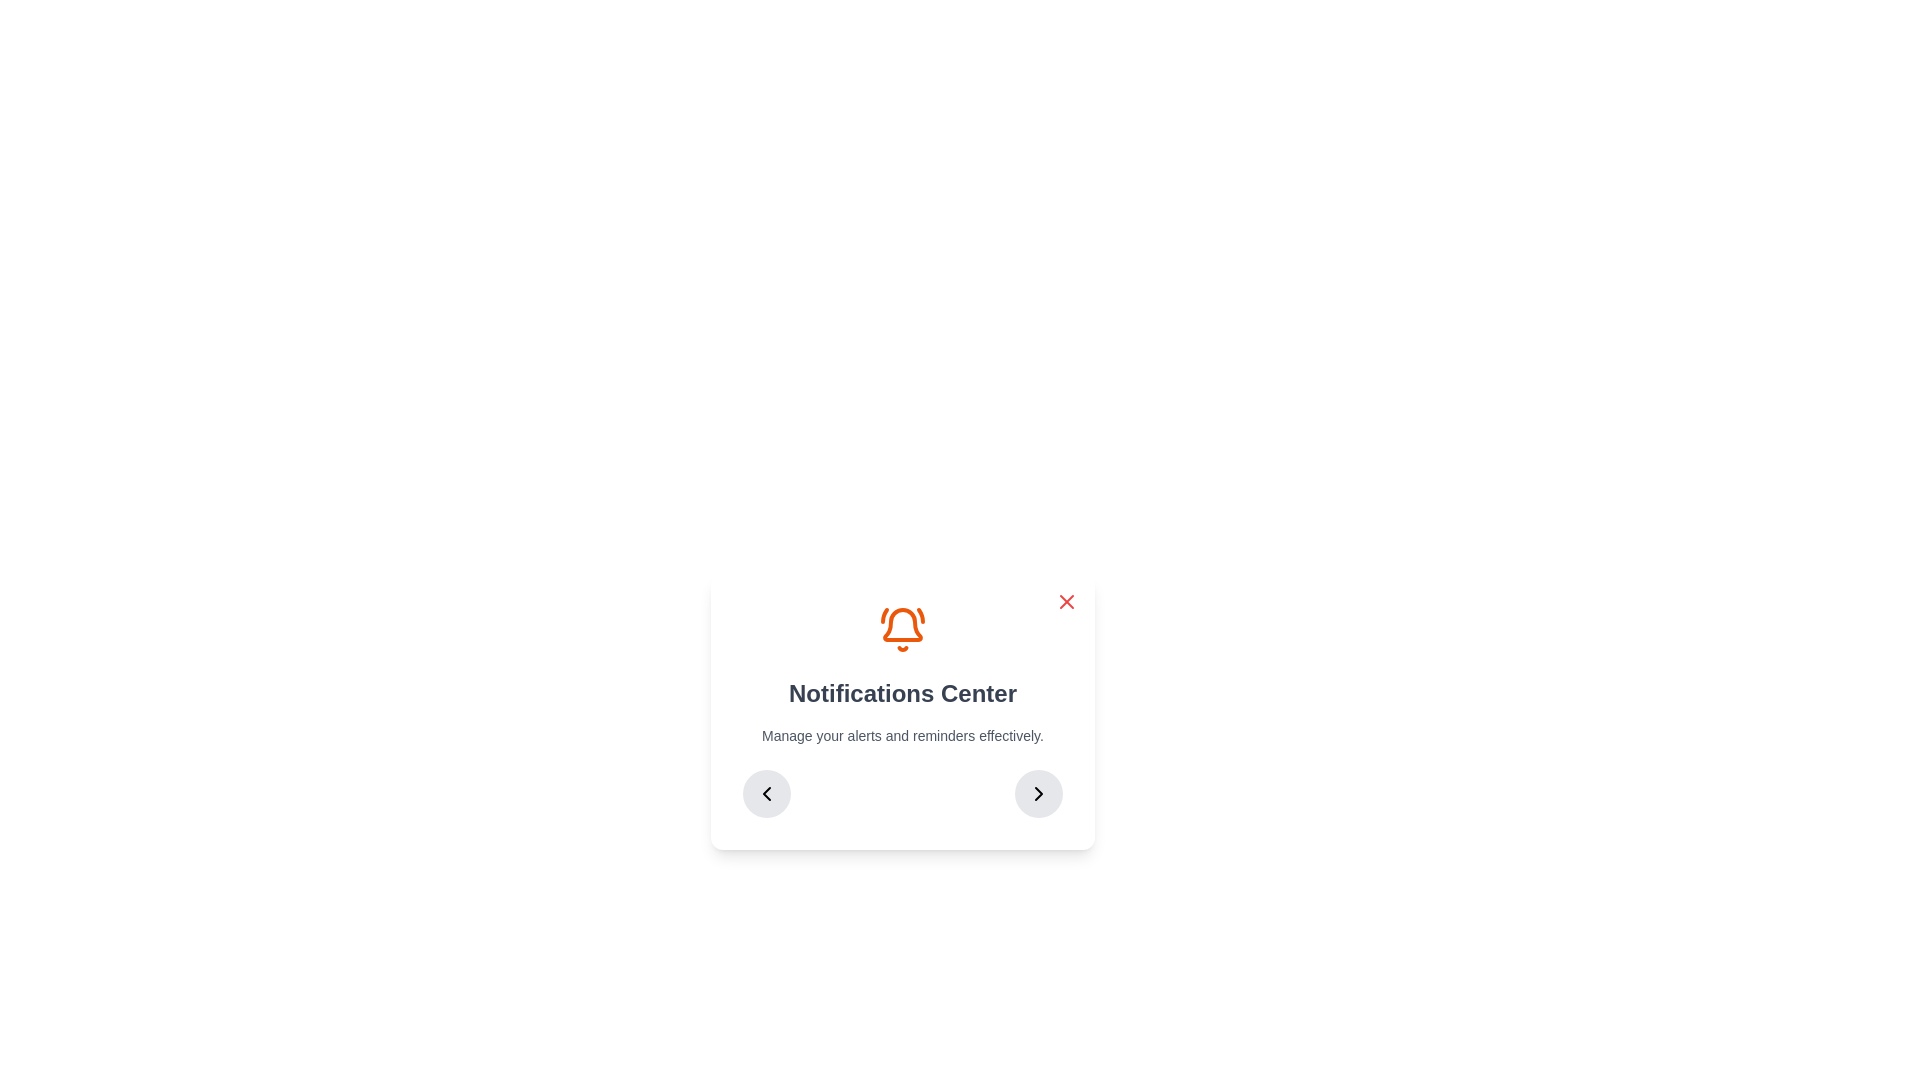 The width and height of the screenshot is (1920, 1080). Describe the element at coordinates (766, 793) in the screenshot. I see `the previous navigation button located at the bottom-left corner of the 'Notifications Center' card to change its background color` at that location.